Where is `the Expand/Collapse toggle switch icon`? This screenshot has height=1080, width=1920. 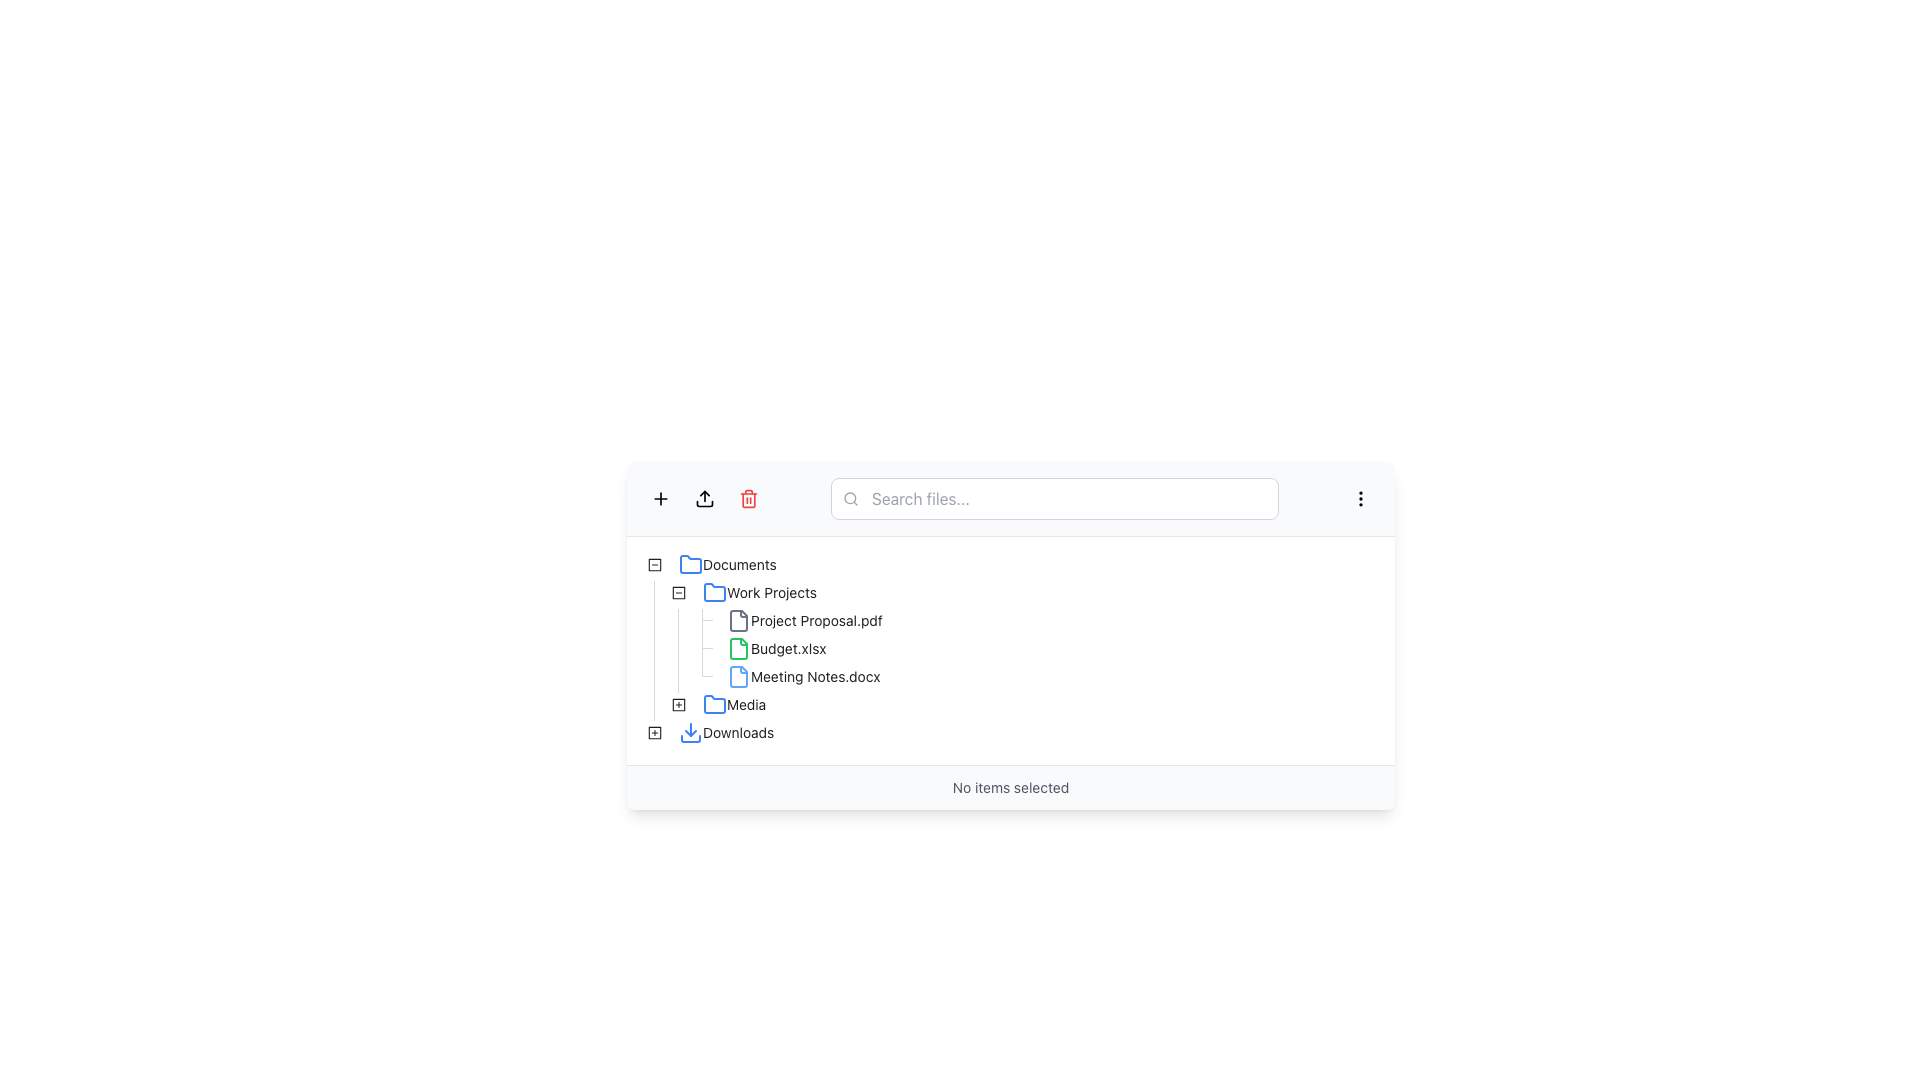 the Expand/Collapse toggle switch icon is located at coordinates (678, 704).